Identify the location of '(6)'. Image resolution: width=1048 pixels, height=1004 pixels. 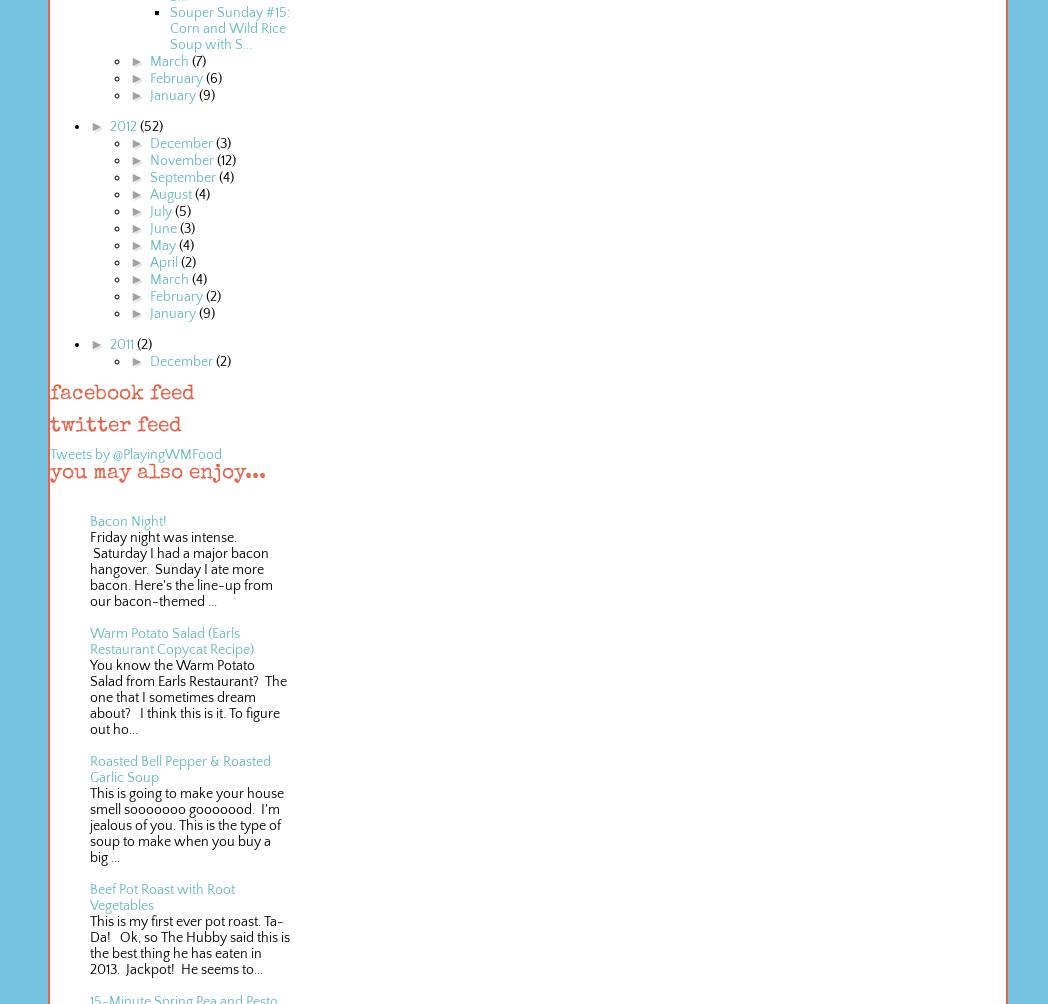
(211, 79).